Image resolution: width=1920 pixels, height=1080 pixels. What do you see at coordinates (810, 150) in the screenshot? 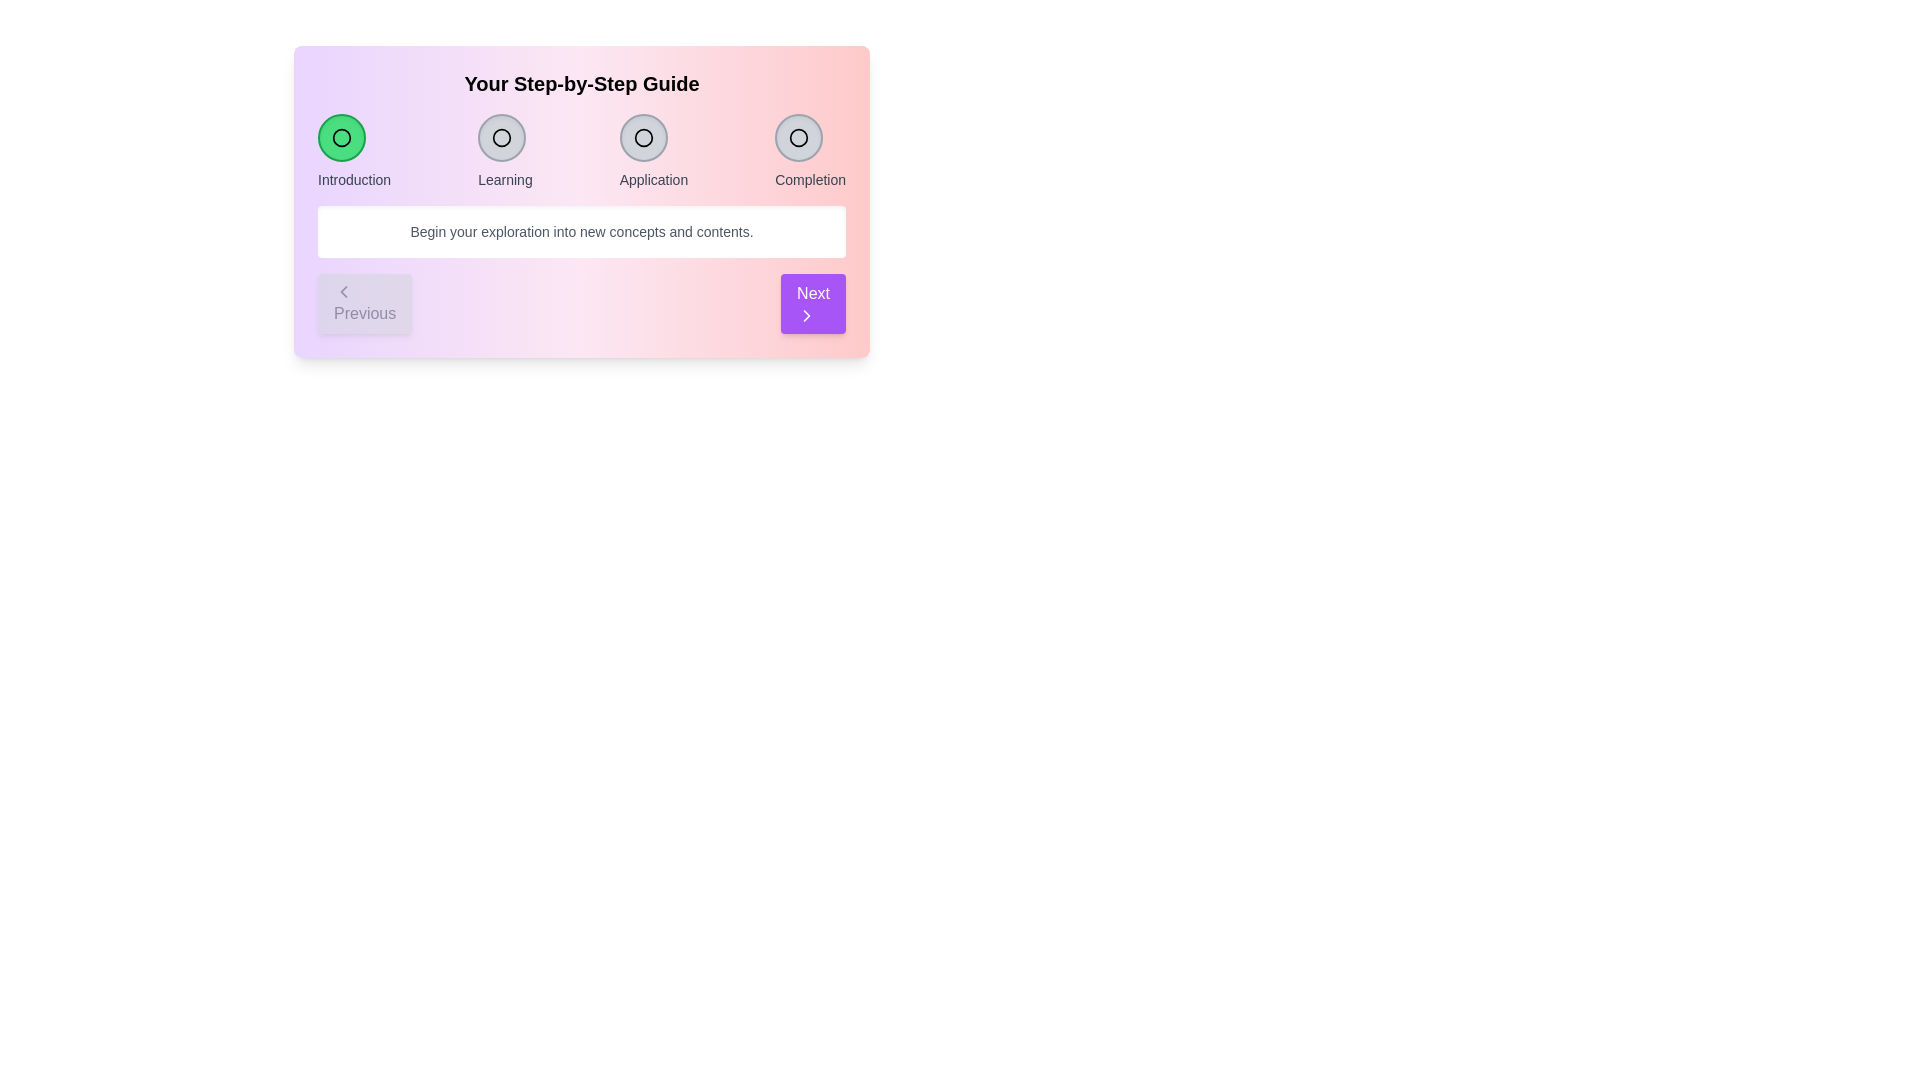
I see `the circular button labeled 'Completion' located in the upper-right corner of the panel` at bounding box center [810, 150].